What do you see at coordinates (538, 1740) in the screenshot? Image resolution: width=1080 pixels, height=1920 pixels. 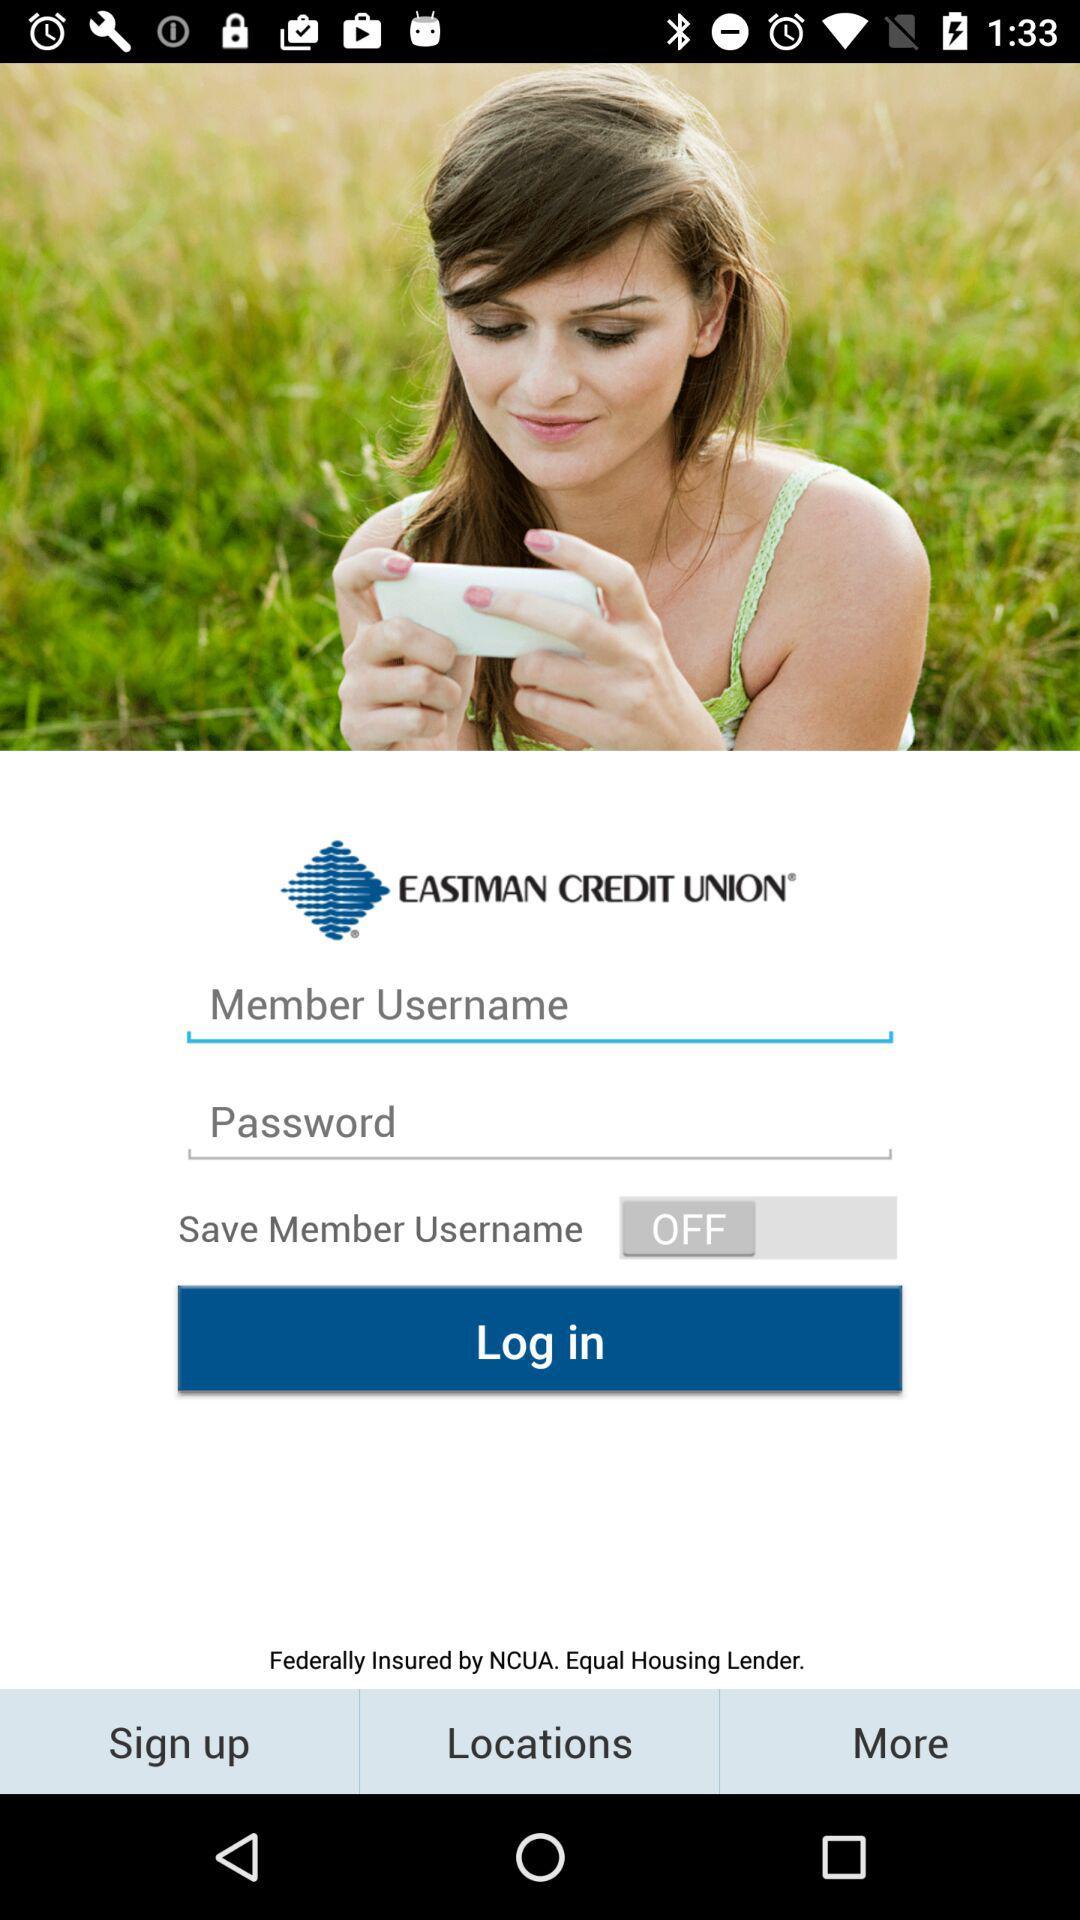 I see `locations` at bounding box center [538, 1740].